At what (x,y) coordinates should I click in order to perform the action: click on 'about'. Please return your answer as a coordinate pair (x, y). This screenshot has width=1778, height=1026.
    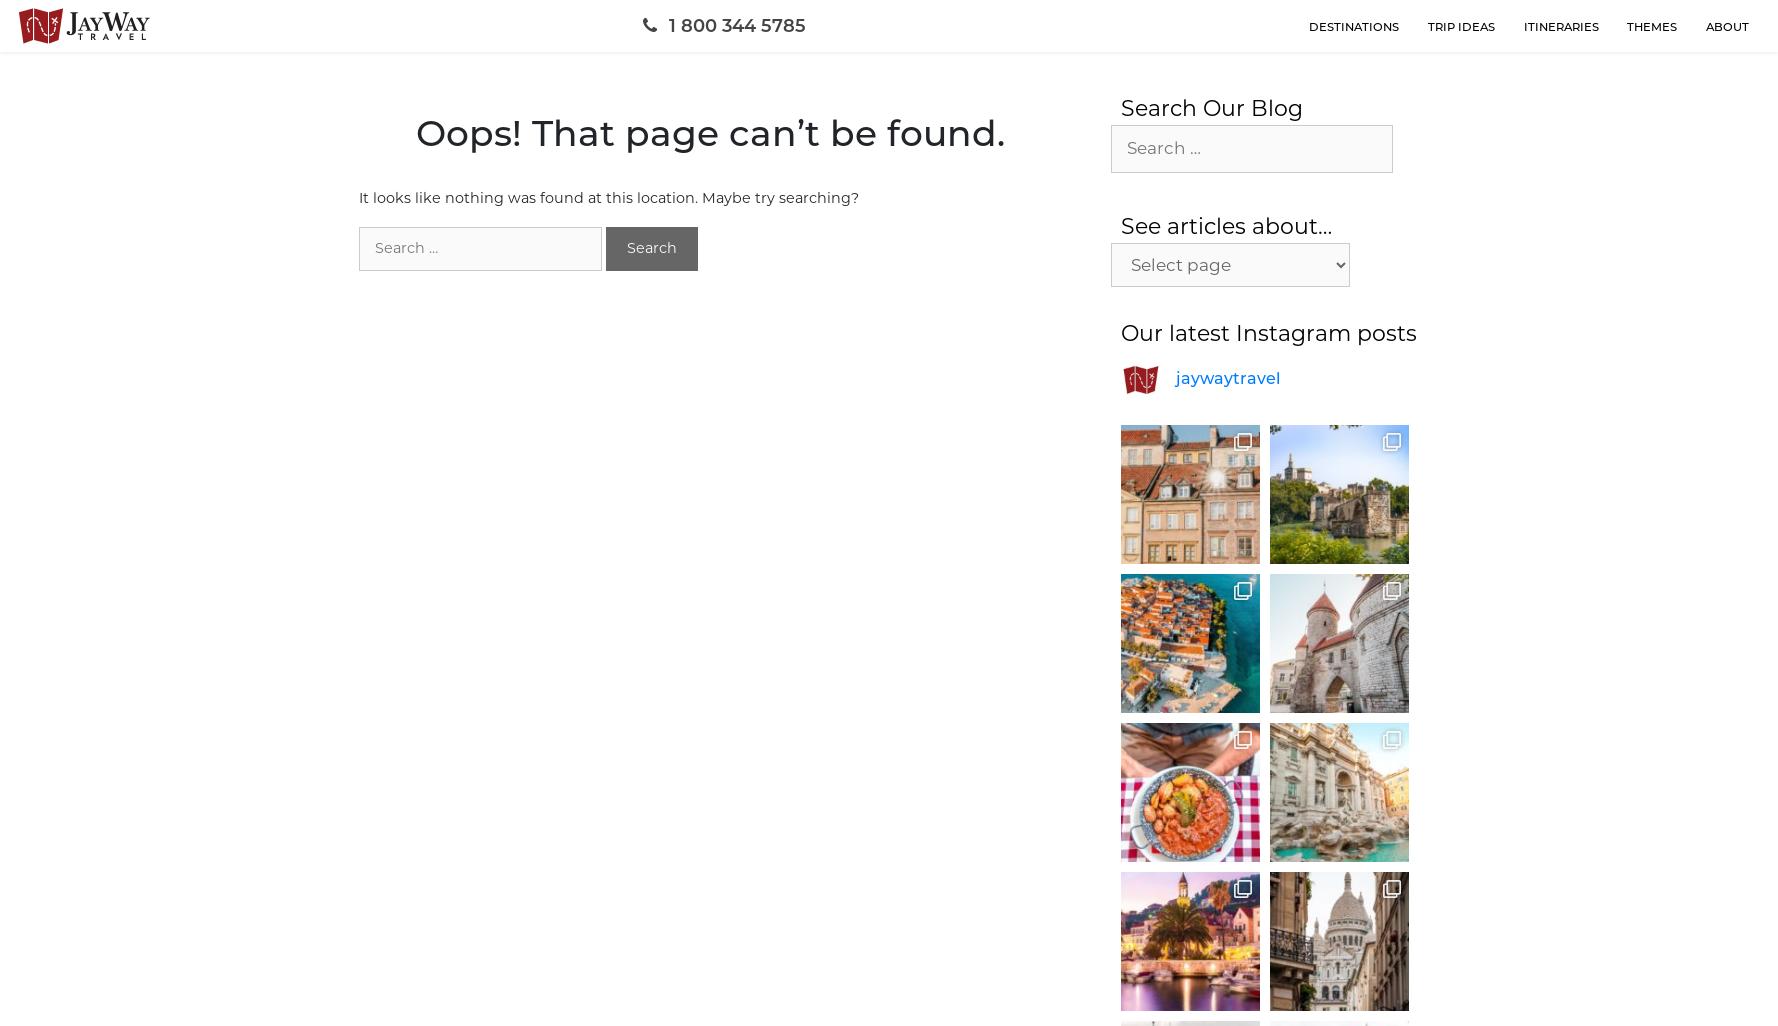
    Looking at the image, I should click on (1726, 25).